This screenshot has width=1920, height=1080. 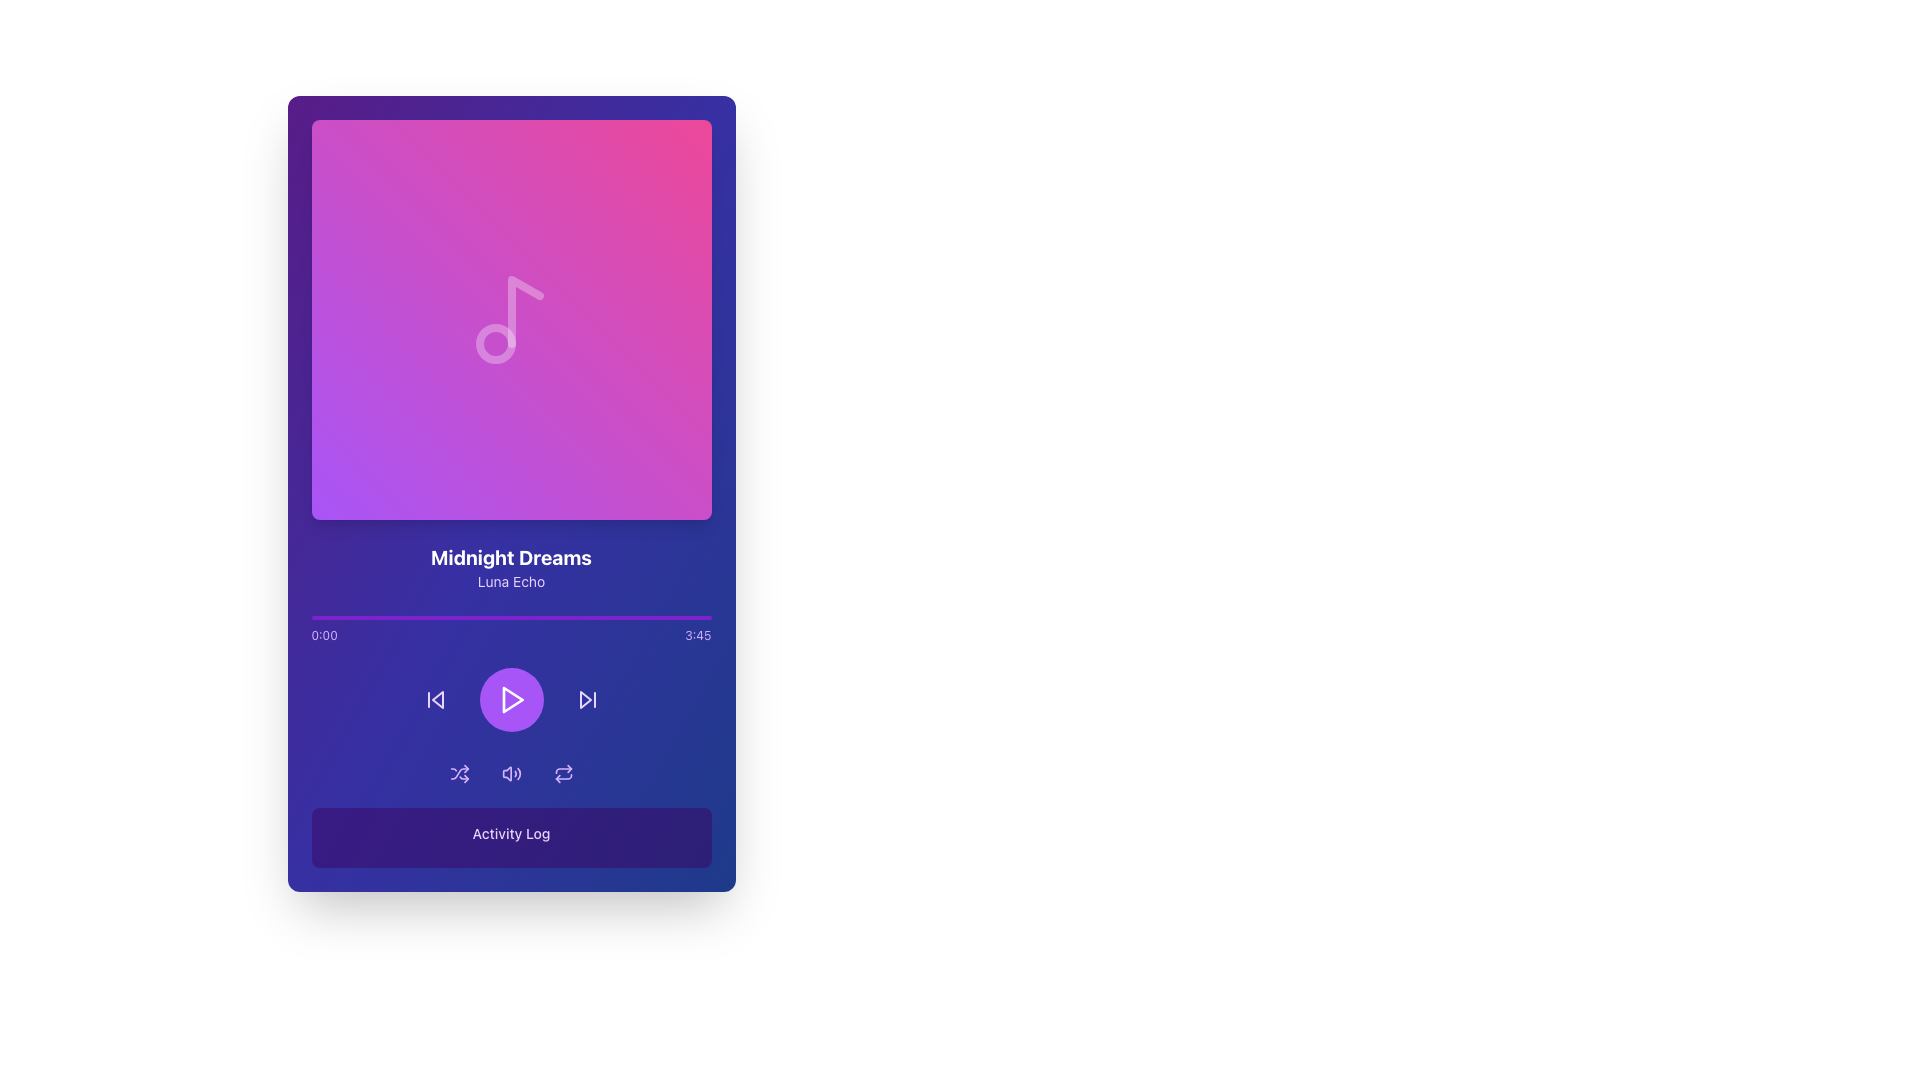 I want to click on the circular purple button with a white play icon located at the center of the player control section, so click(x=511, y=698).